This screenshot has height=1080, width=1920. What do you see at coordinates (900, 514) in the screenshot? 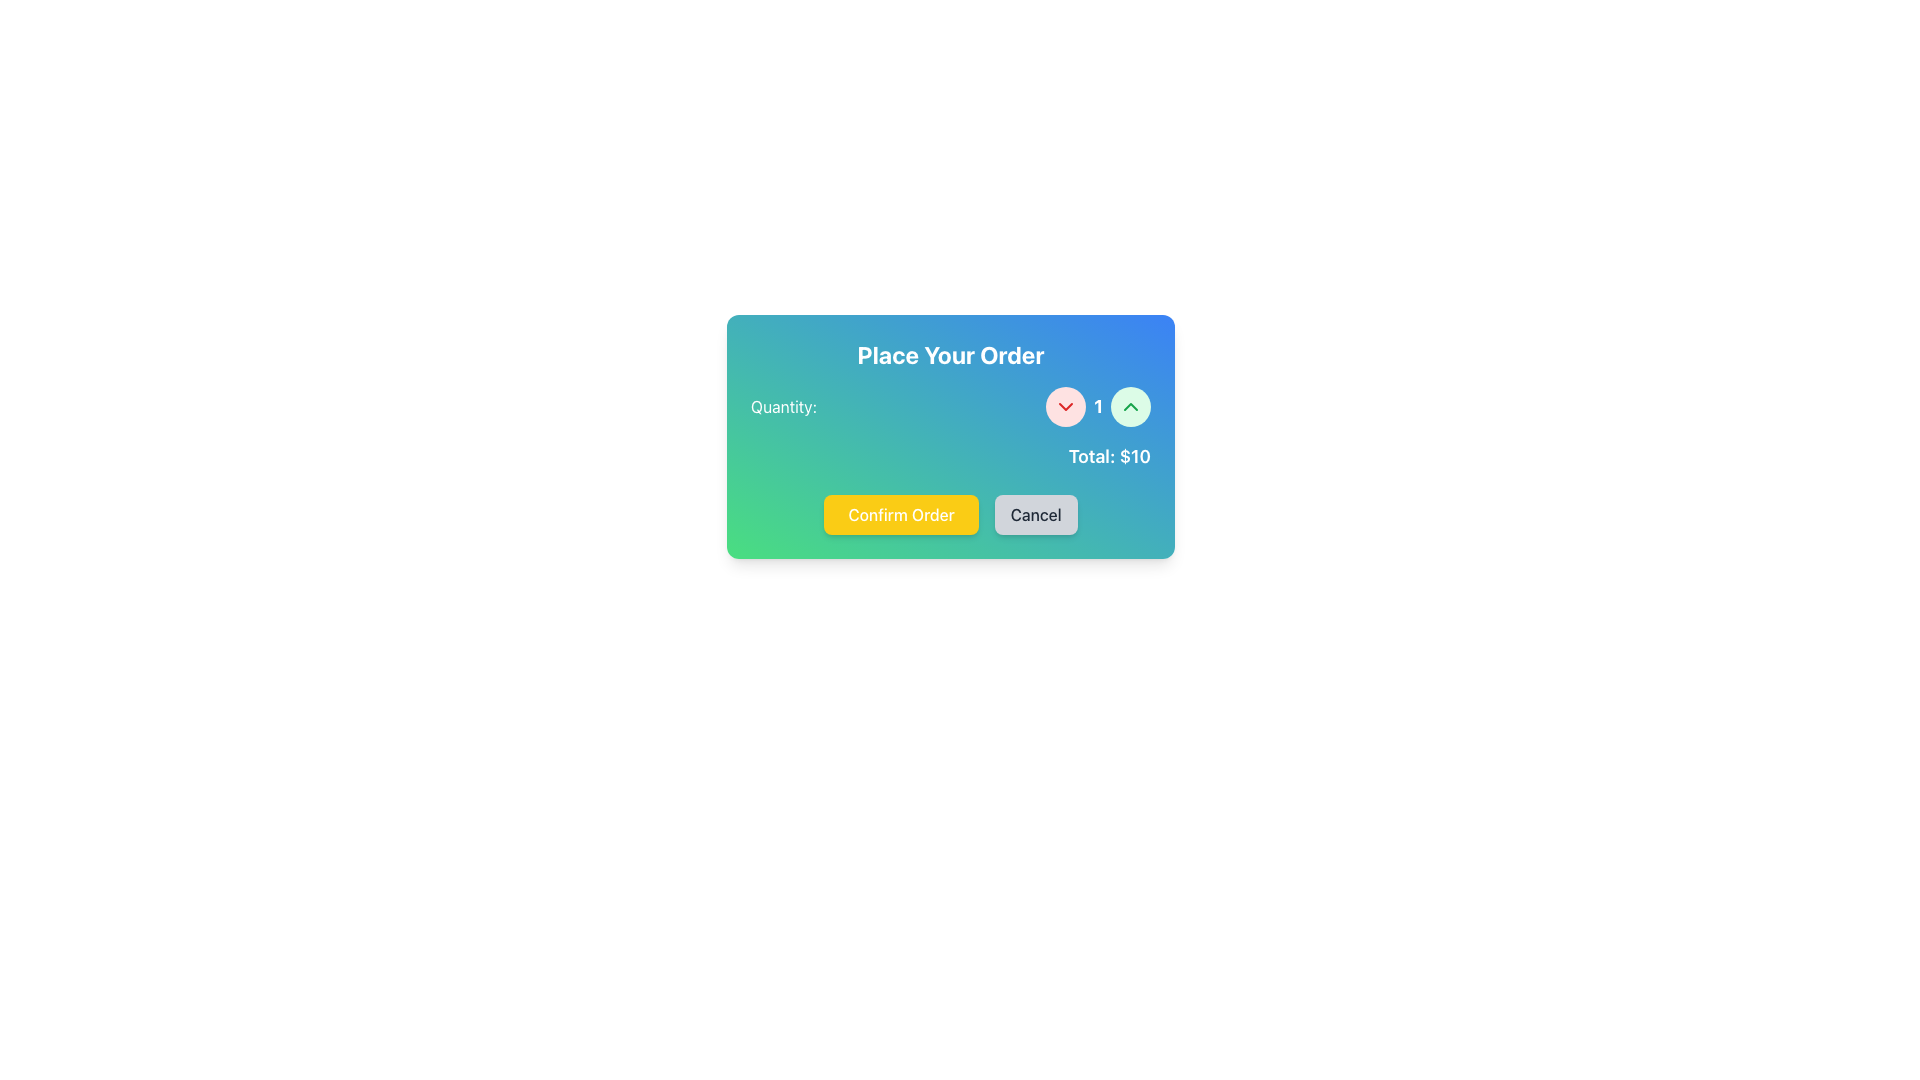
I see `the confirm order button located below the 'Place Your Order' text and to the left of the 'Cancel' button, finalizing the quantity and price details` at bounding box center [900, 514].